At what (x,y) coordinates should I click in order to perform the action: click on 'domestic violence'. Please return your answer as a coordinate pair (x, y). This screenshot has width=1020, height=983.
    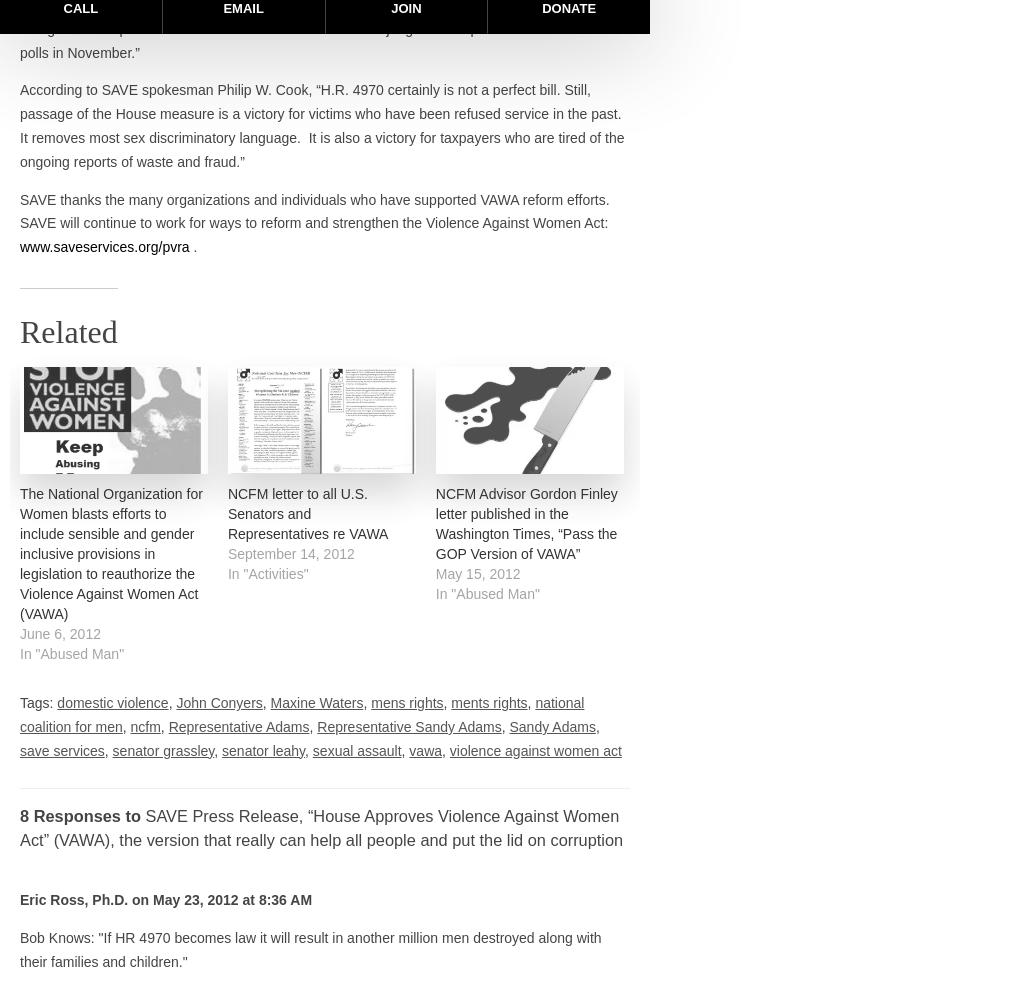
    Looking at the image, I should click on (57, 702).